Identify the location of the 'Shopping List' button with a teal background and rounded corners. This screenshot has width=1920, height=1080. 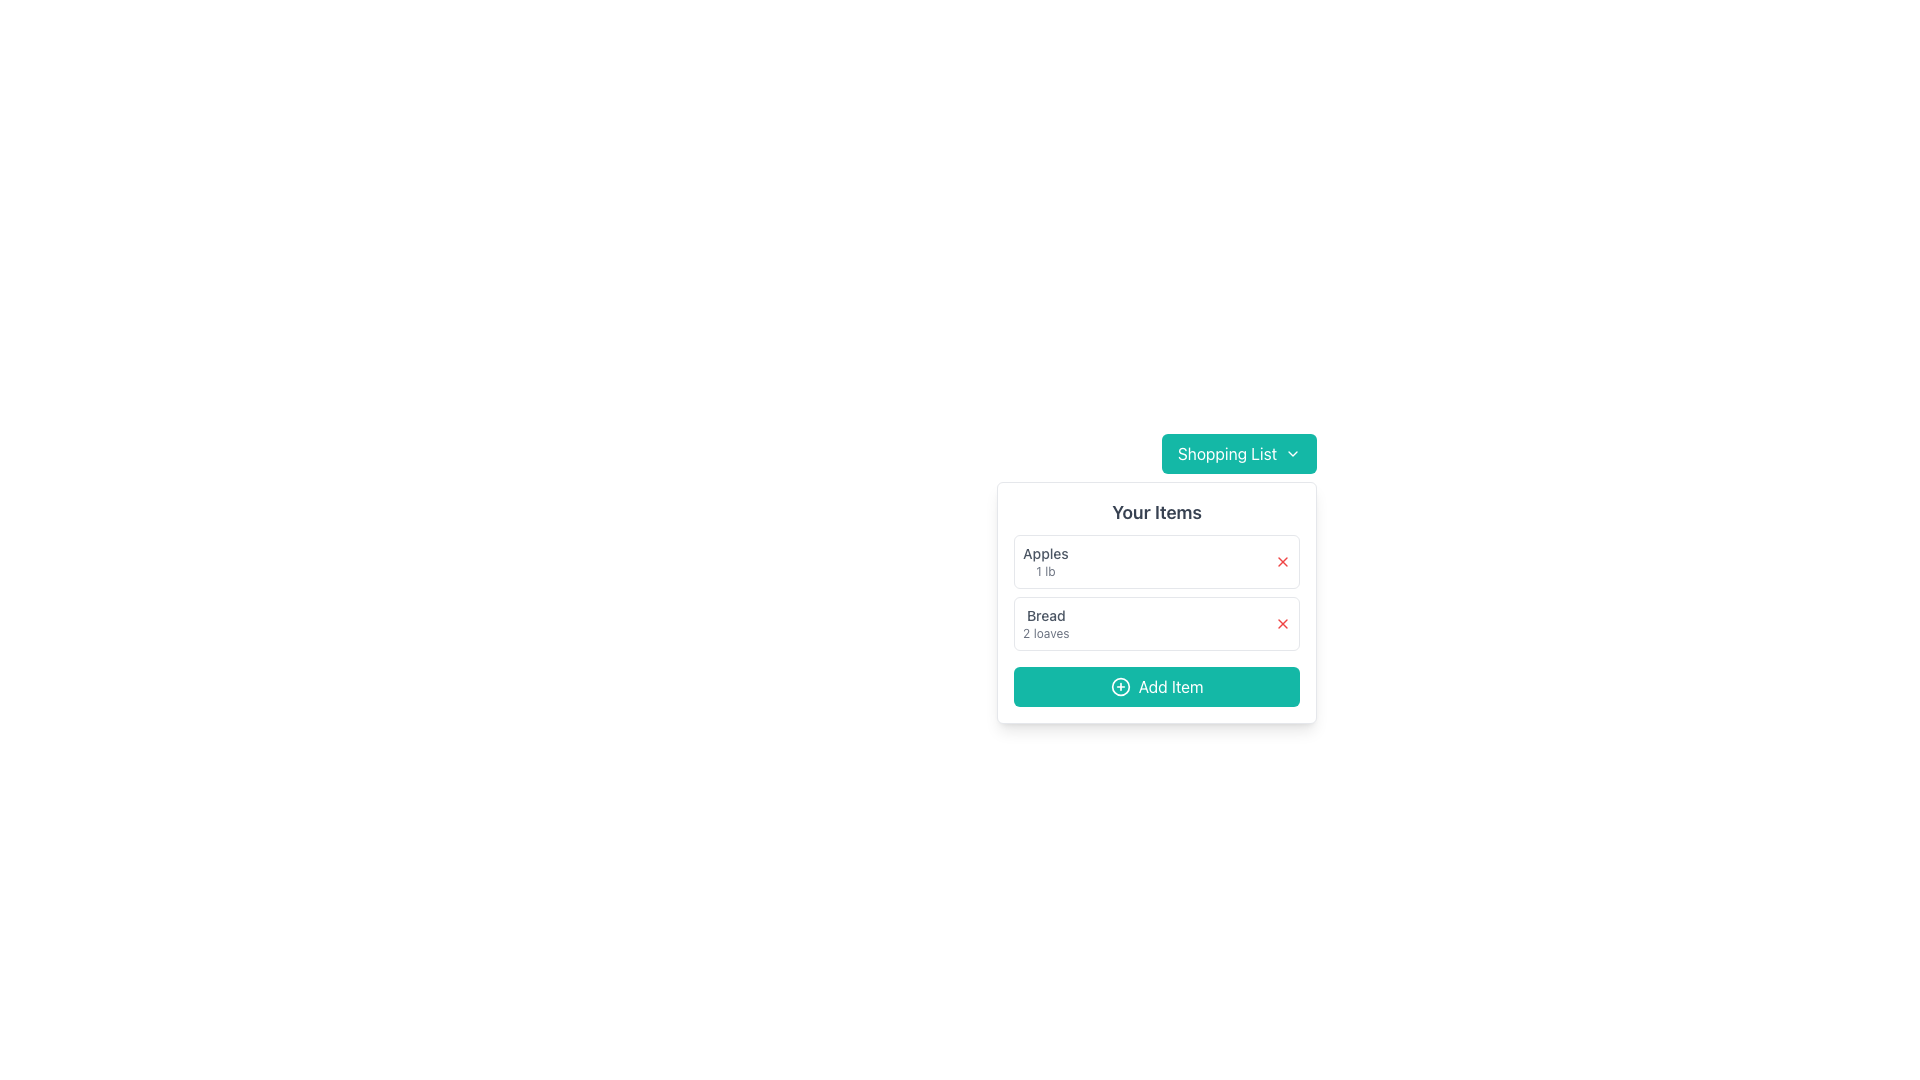
(1238, 454).